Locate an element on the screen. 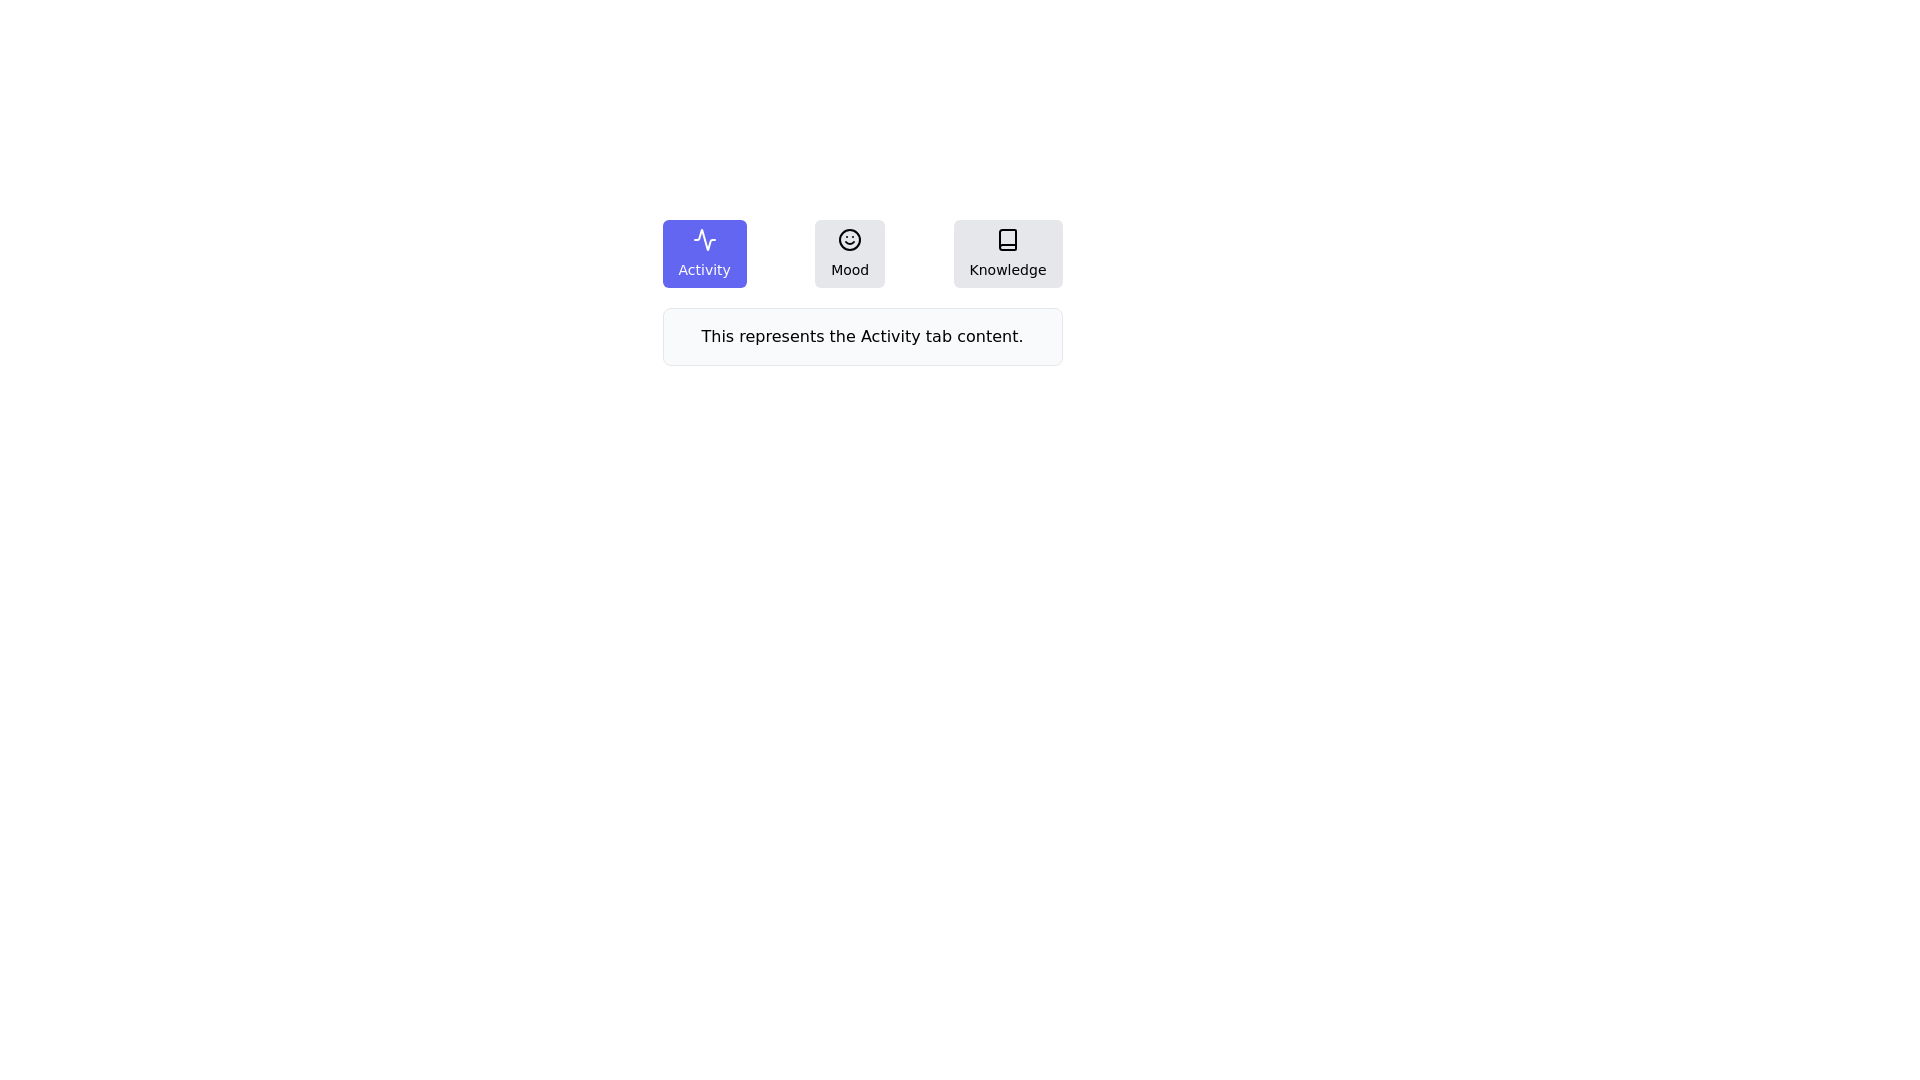 The width and height of the screenshot is (1920, 1080). the 'Knowledge' button, which features a book icon and text is located at coordinates (1008, 253).